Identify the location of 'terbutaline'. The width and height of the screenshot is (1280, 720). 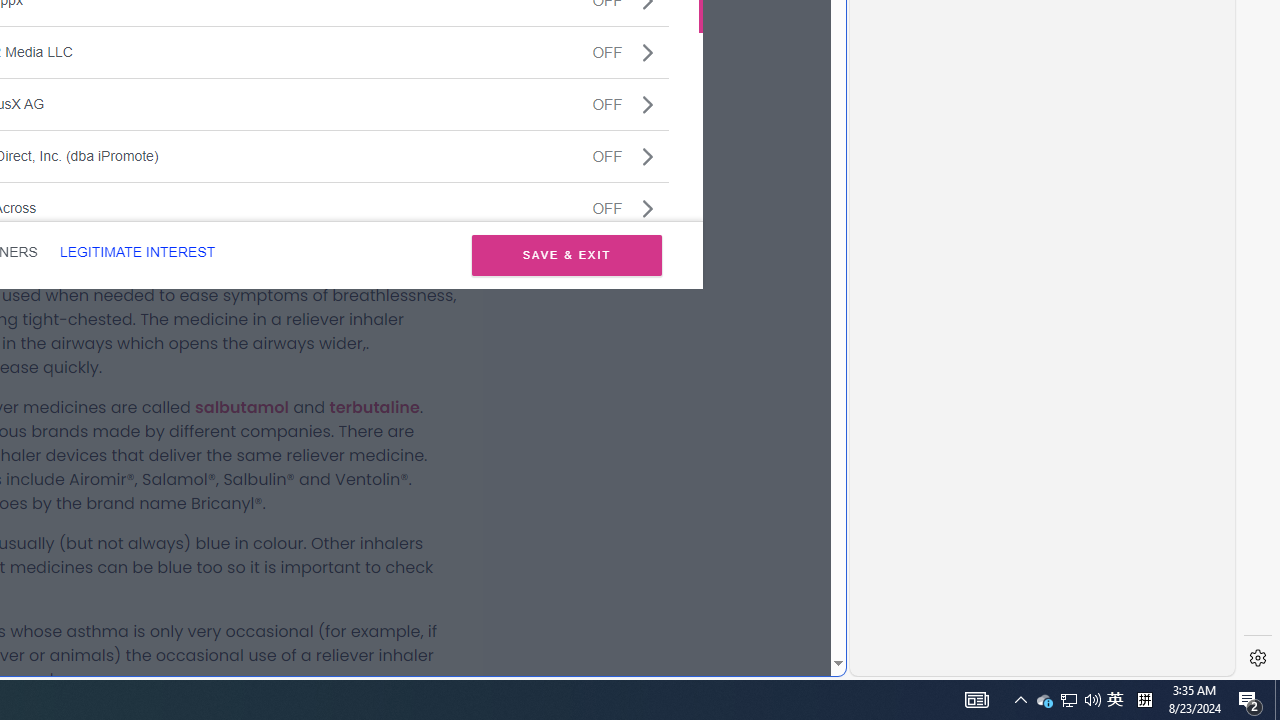
(374, 406).